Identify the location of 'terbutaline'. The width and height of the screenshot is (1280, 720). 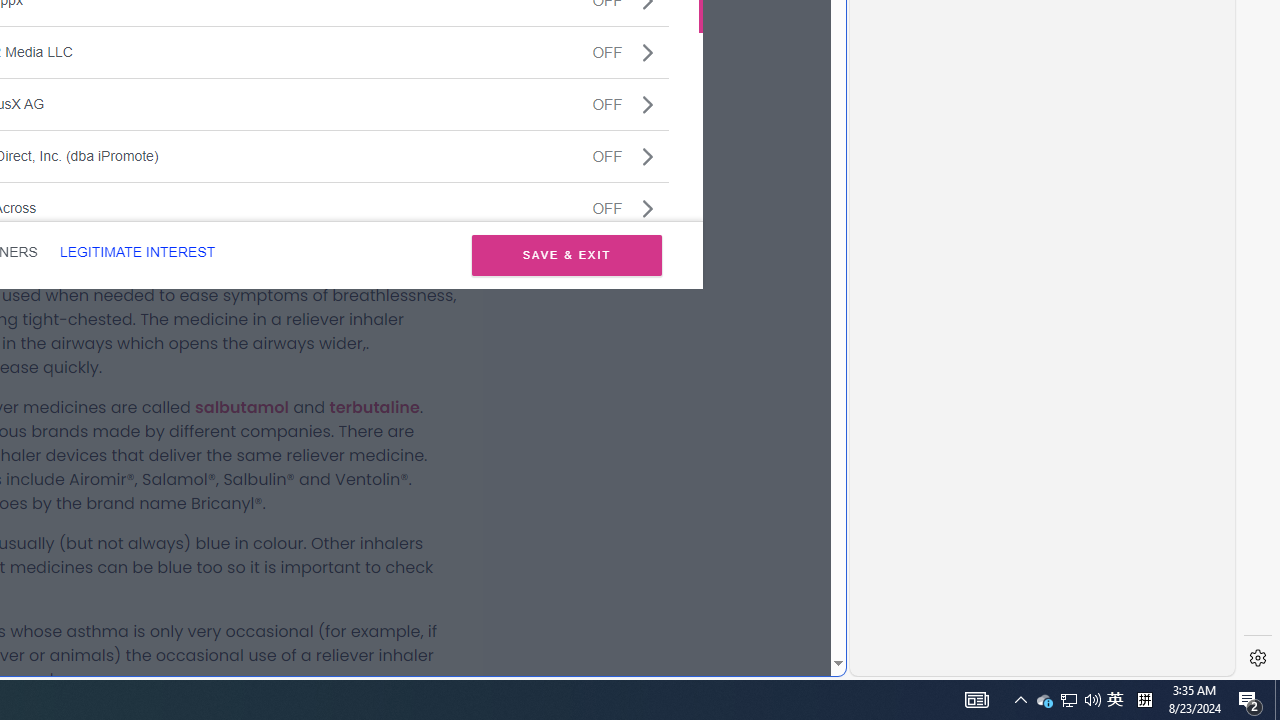
(374, 406).